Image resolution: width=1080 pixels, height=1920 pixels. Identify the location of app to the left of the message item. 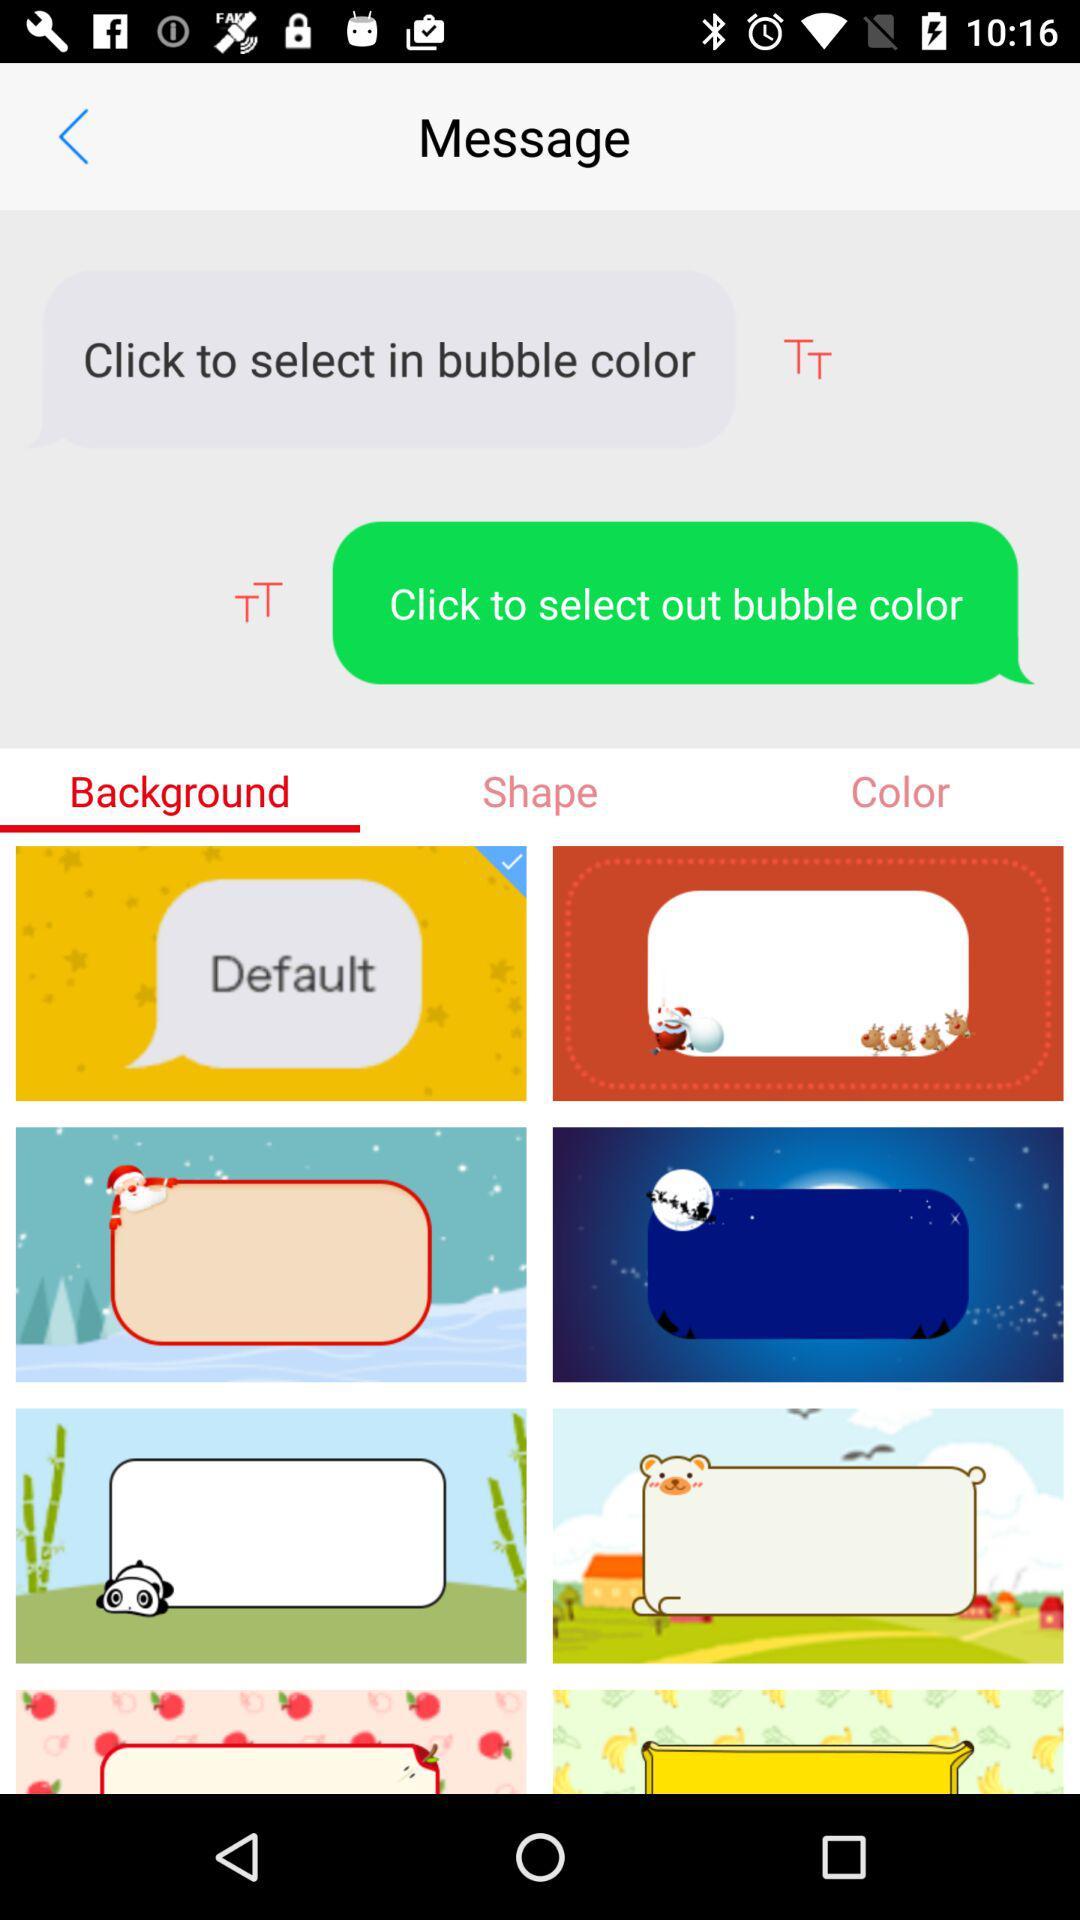
(72, 135).